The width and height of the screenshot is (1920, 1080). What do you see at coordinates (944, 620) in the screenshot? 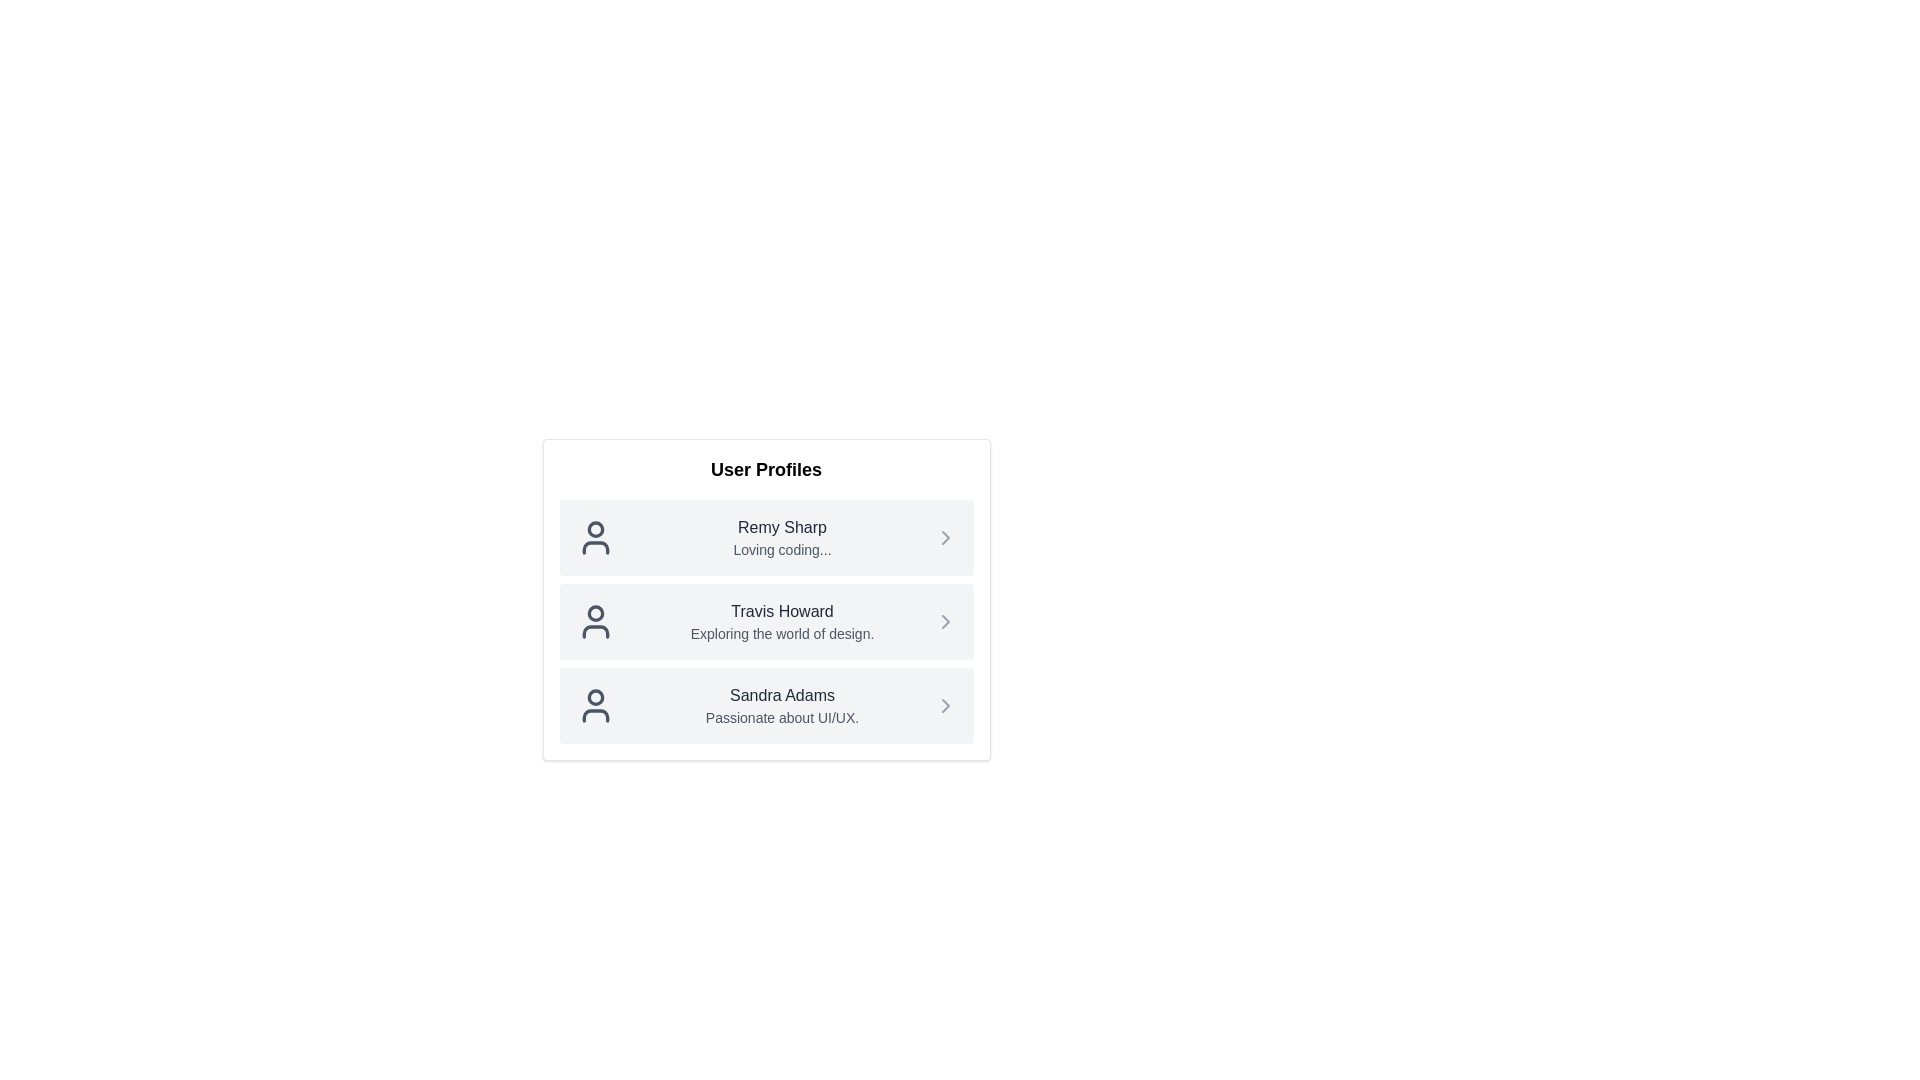
I see `the rightward-pointing chevron icon in the user profile card for 'Travis Howard - Exploring the world of design'` at bounding box center [944, 620].